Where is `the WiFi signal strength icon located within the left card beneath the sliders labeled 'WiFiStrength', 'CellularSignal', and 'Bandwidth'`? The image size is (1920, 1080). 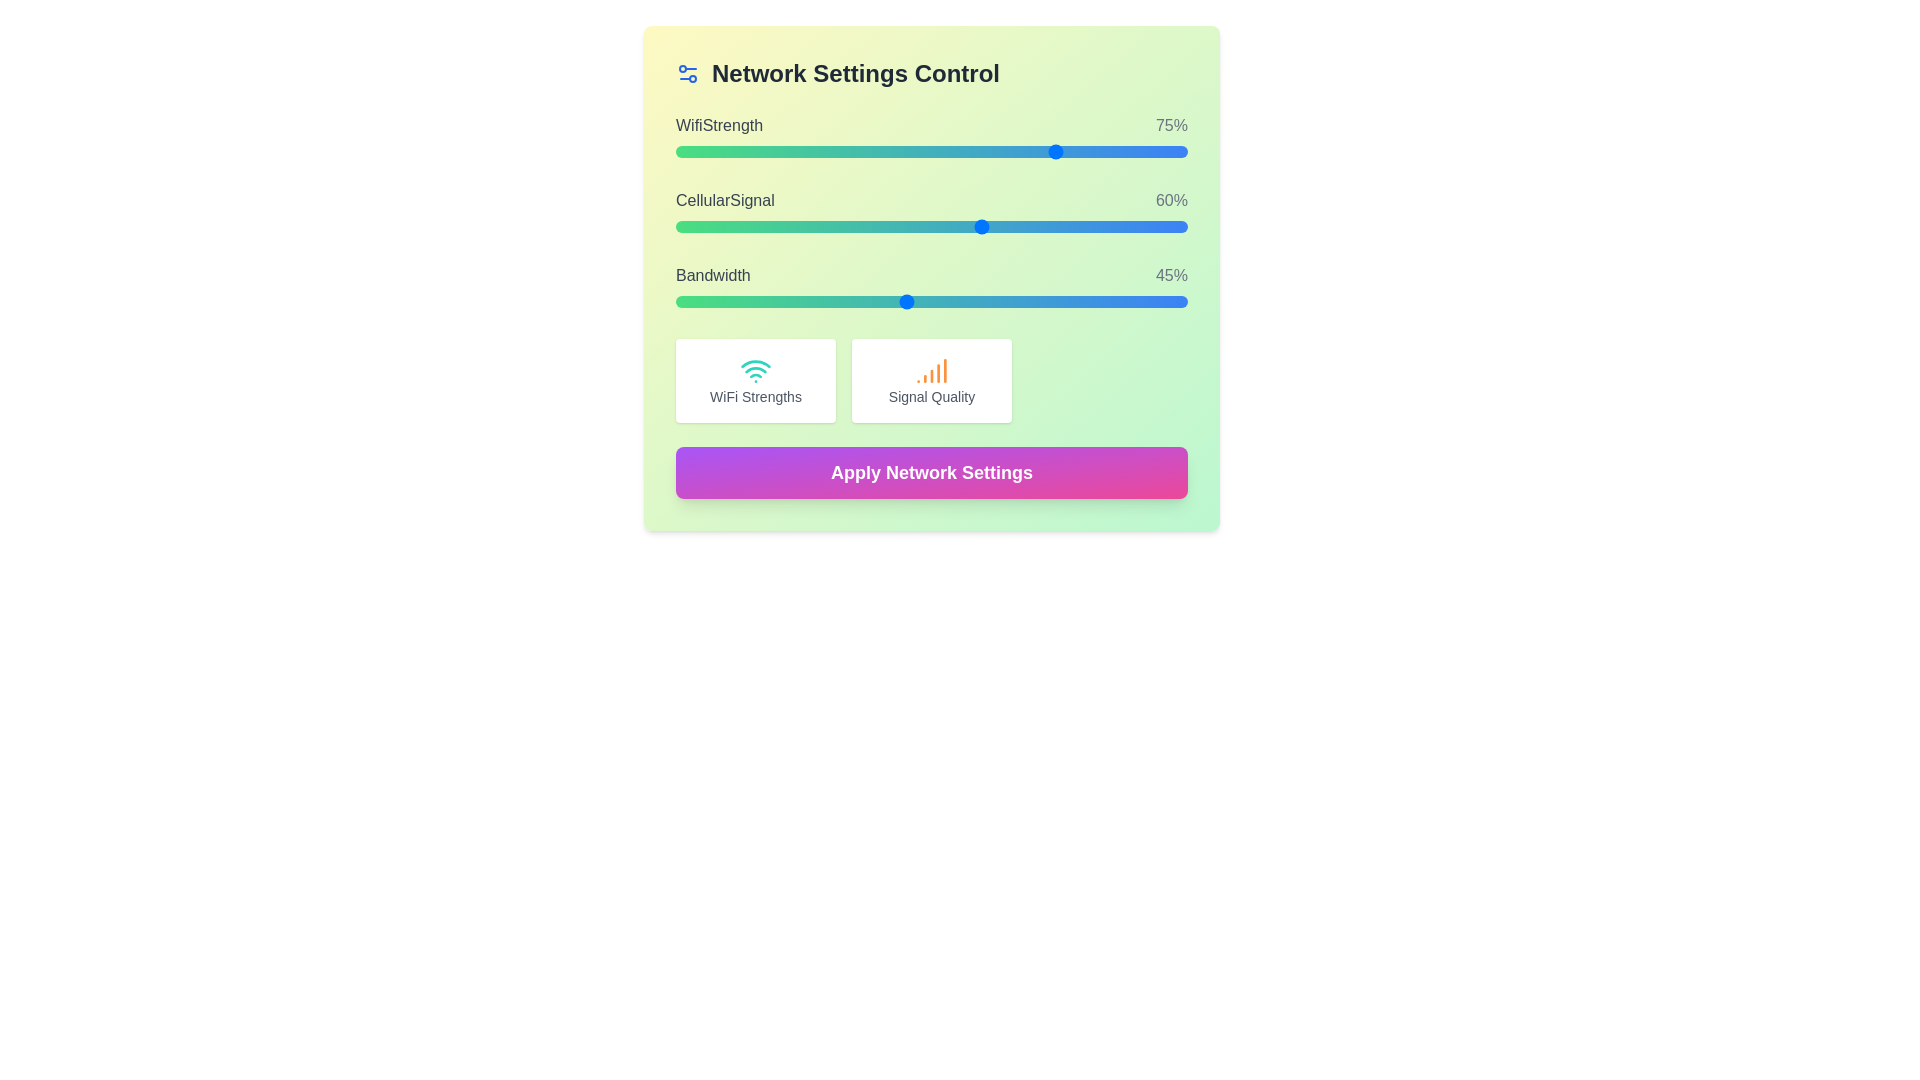 the WiFi signal strength icon located within the left card beneath the sliders labeled 'WiFiStrength', 'CellularSignal', and 'Bandwidth' is located at coordinates (754, 370).